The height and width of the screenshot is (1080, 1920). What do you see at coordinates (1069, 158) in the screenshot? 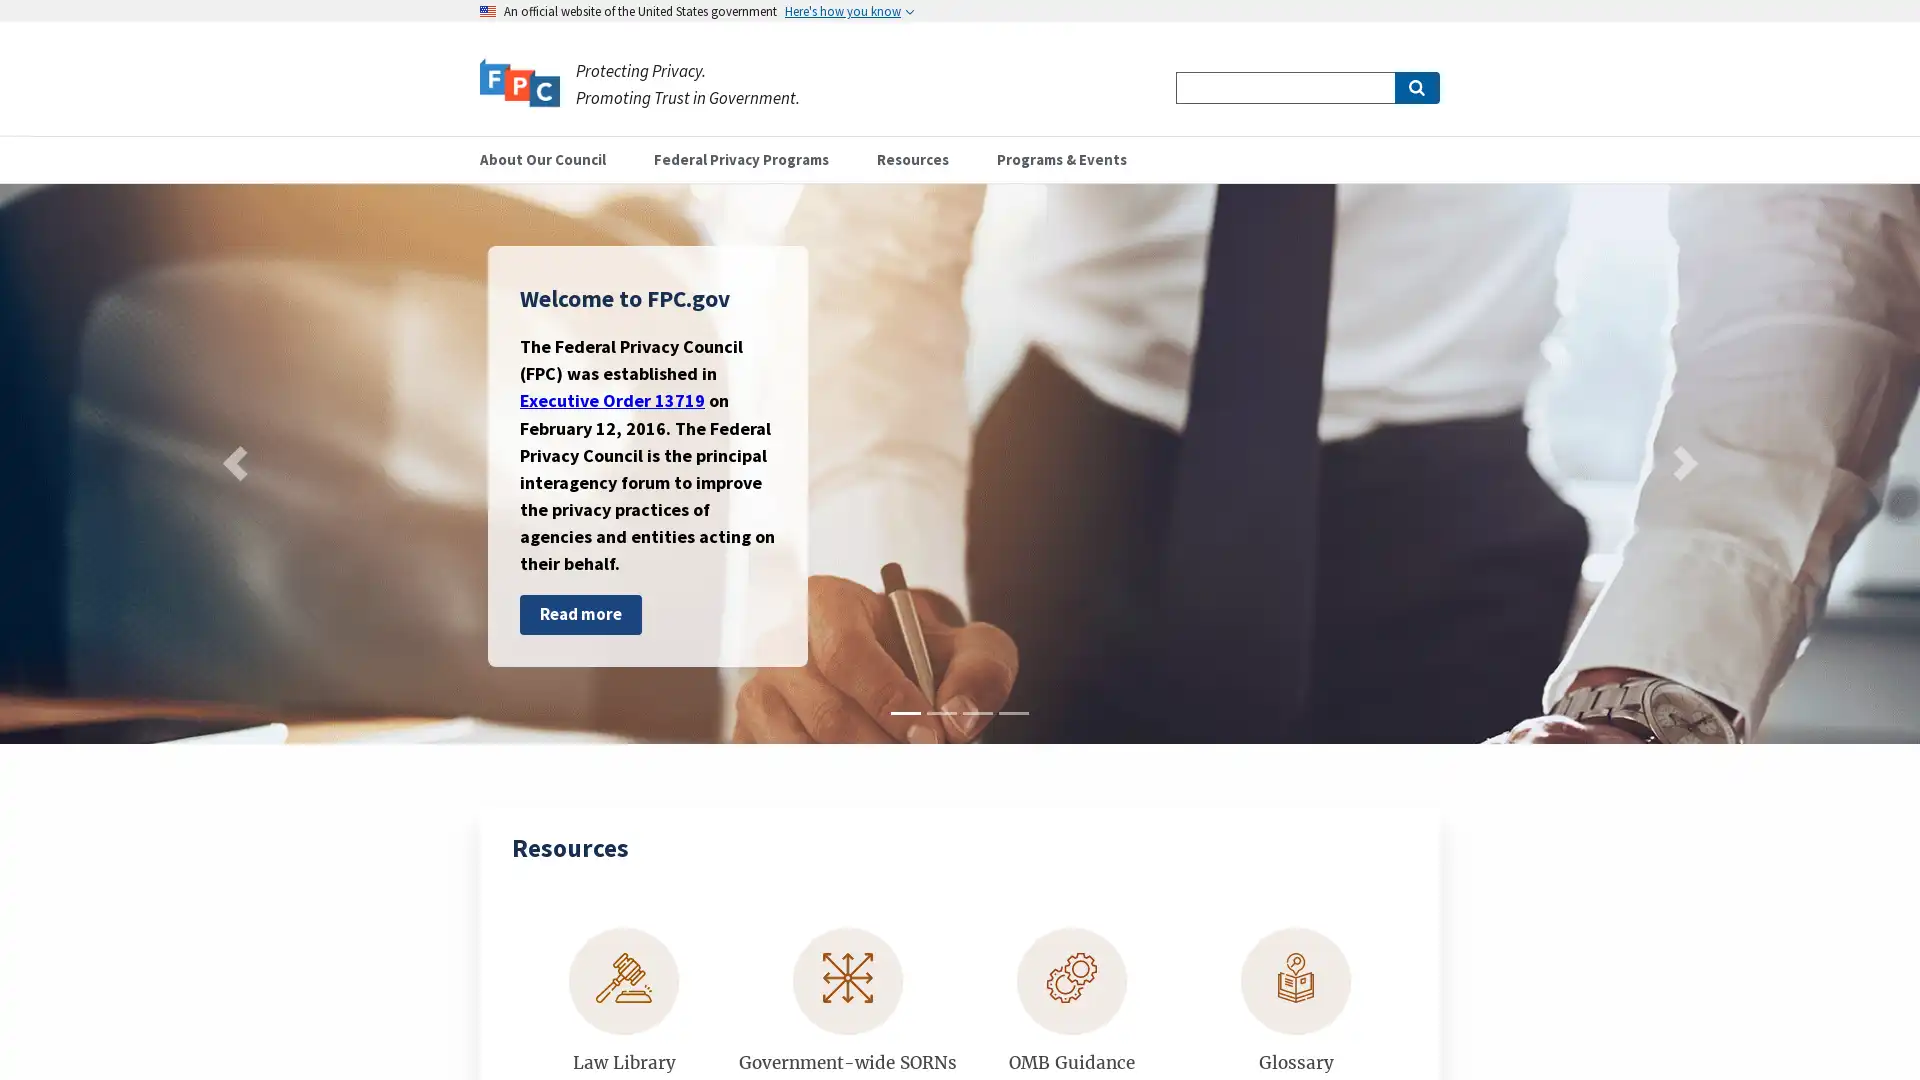
I see `Programs & Events` at bounding box center [1069, 158].